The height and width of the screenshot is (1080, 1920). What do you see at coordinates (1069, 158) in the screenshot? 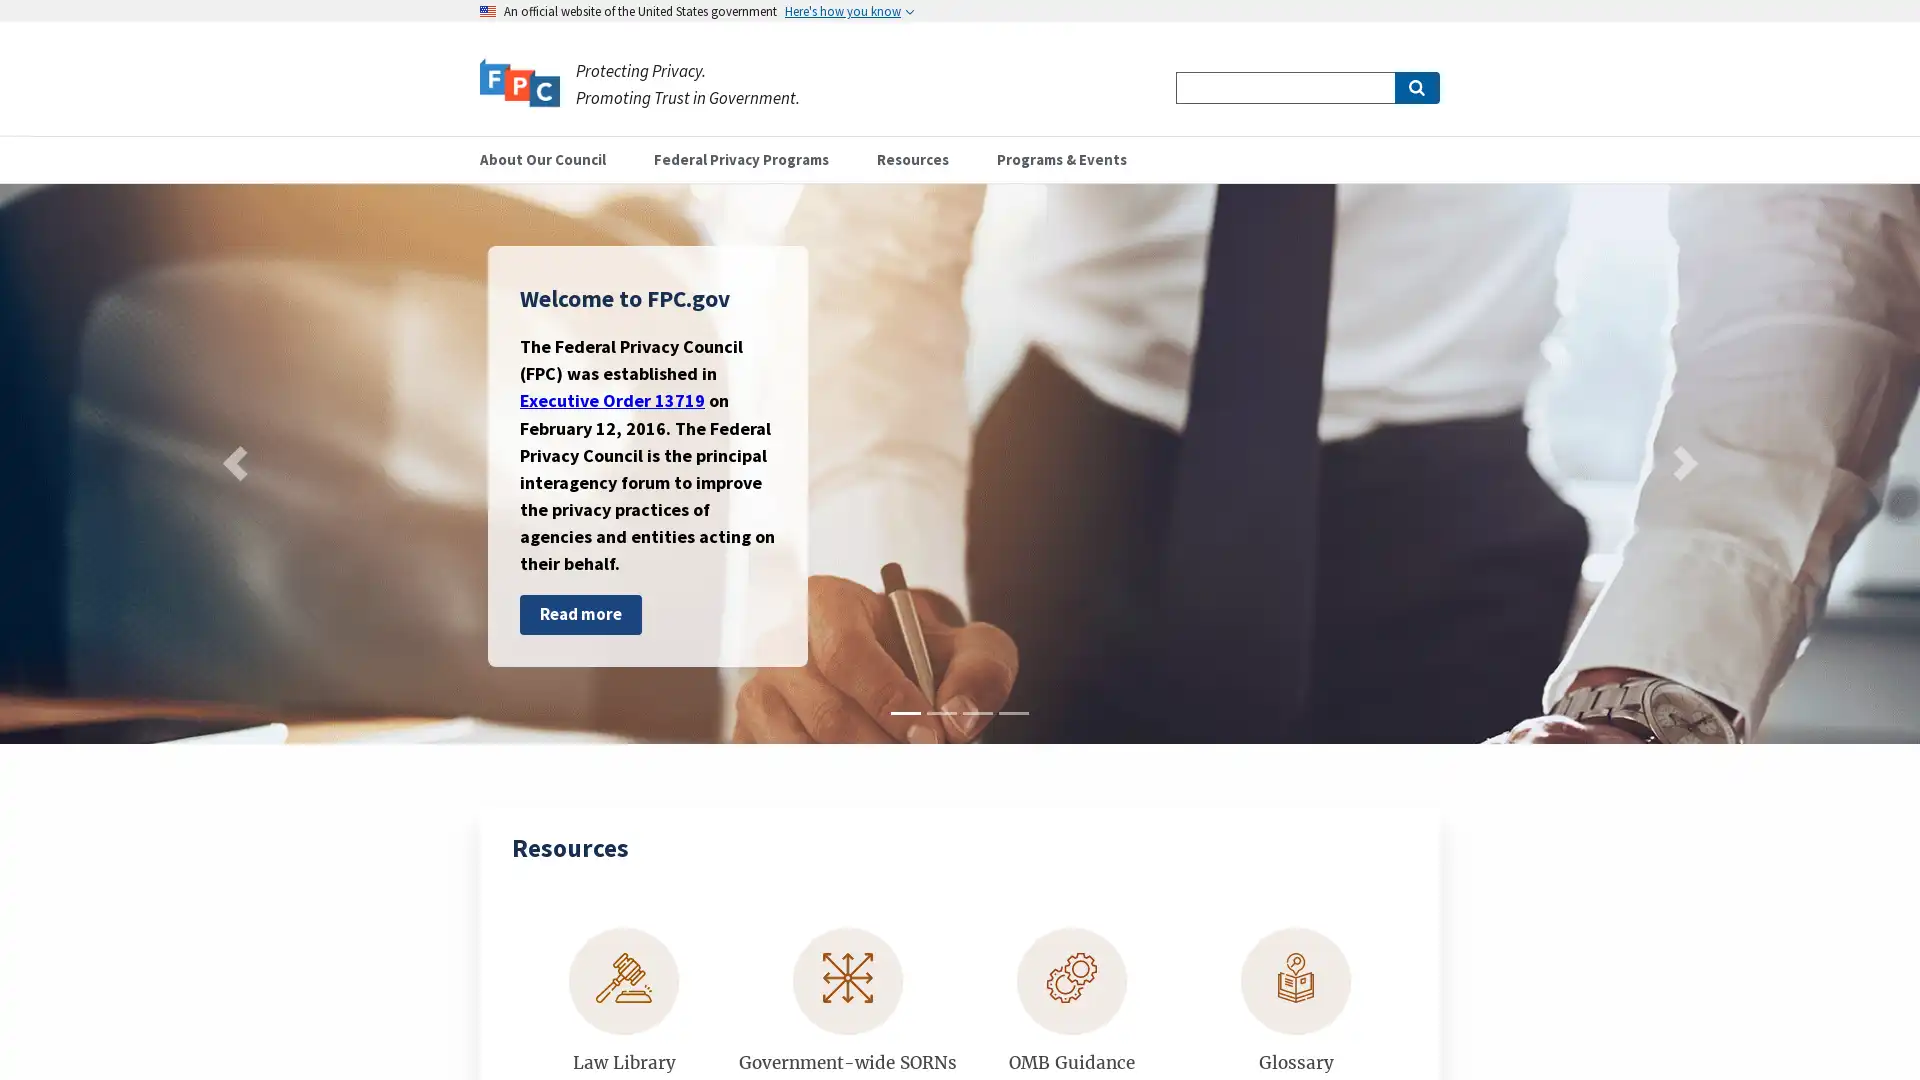
I see `Programs & Events` at bounding box center [1069, 158].